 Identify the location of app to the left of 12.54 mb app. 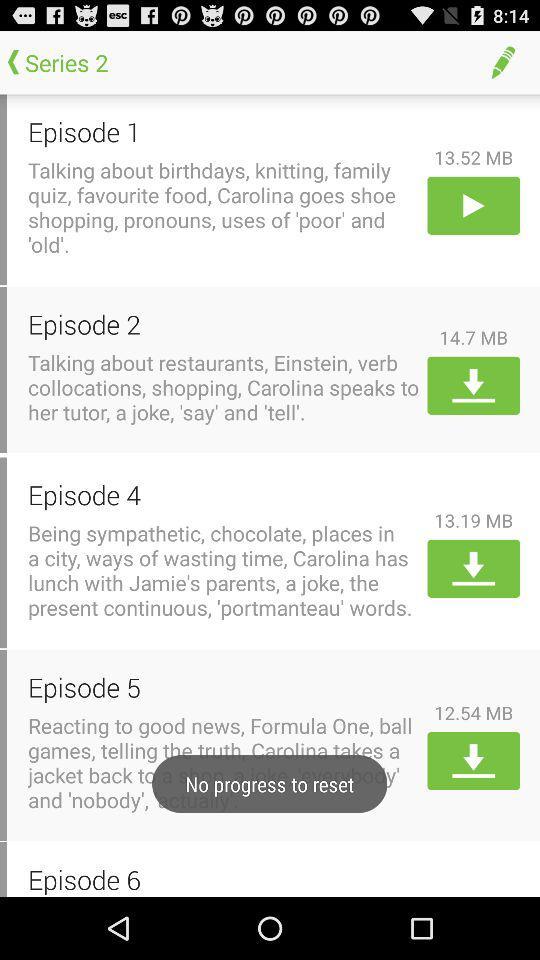
(223, 687).